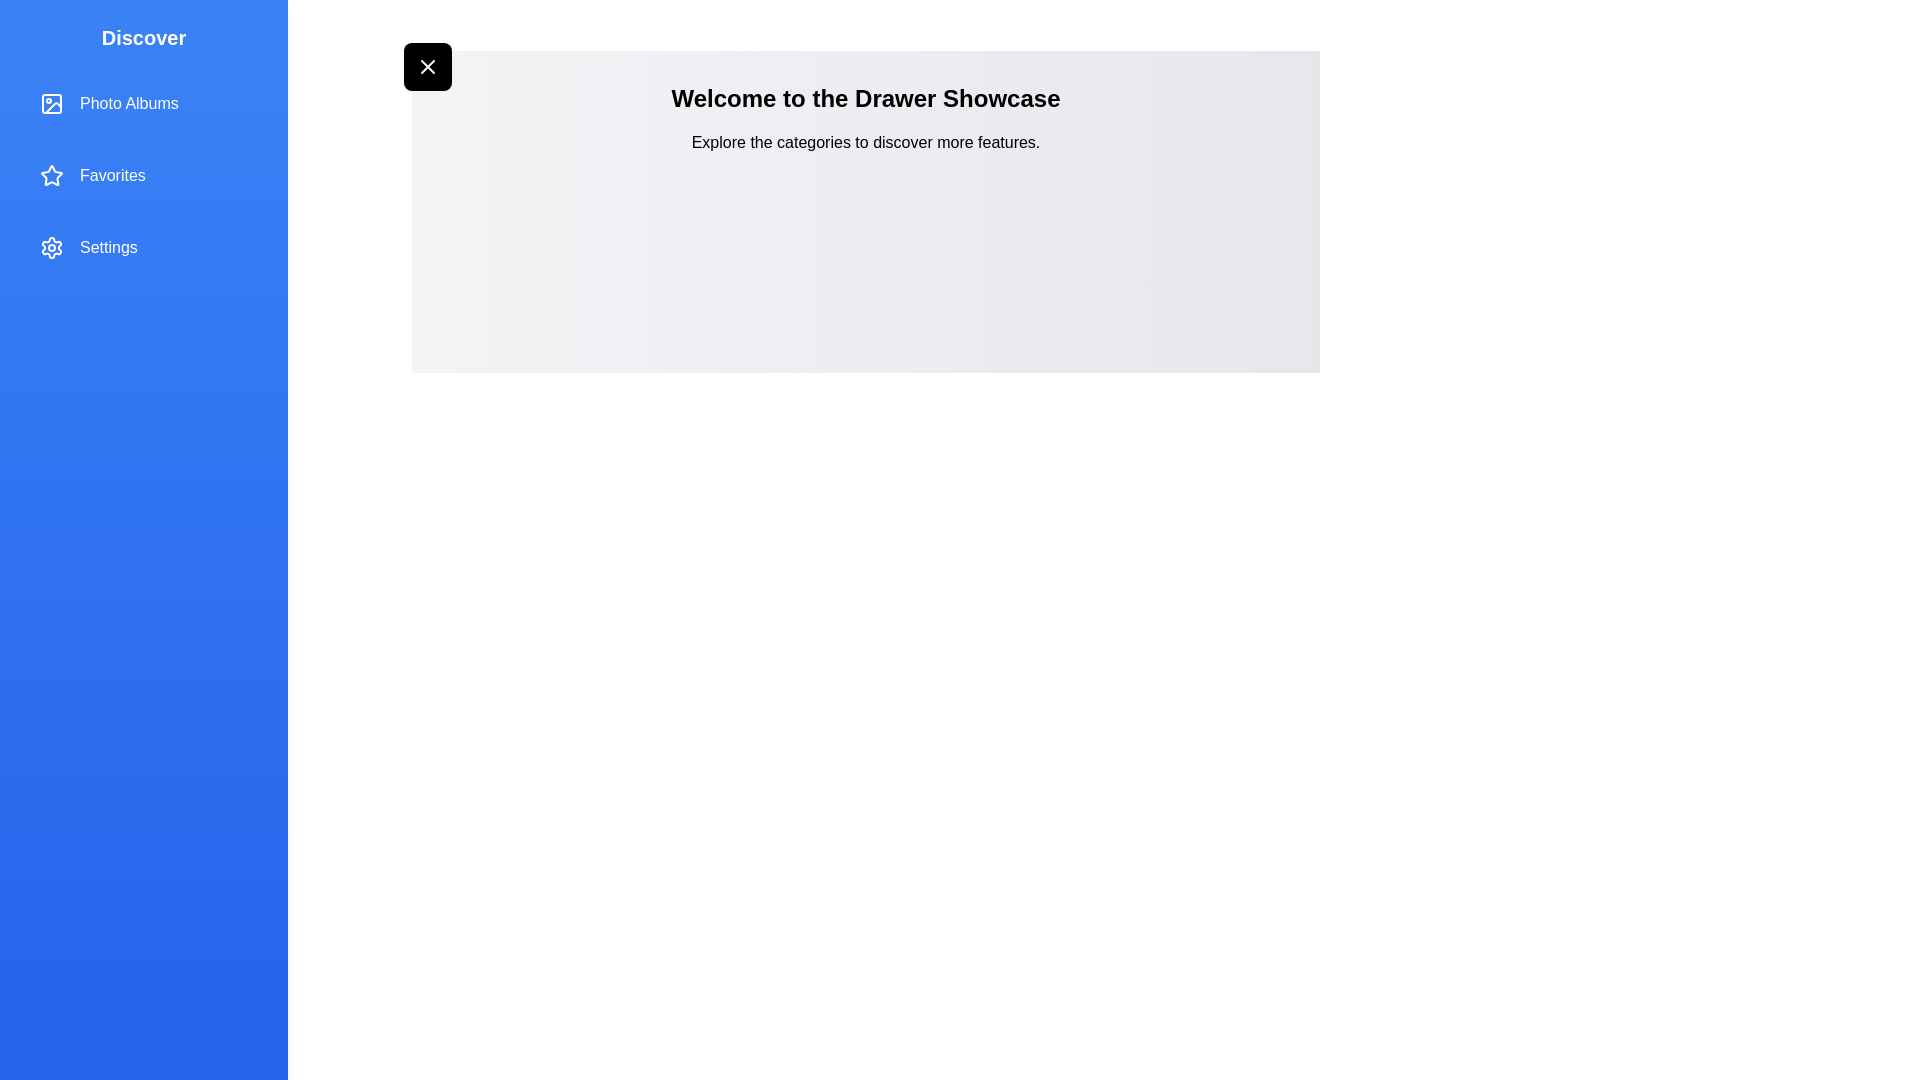 This screenshot has width=1920, height=1080. What do you see at coordinates (143, 246) in the screenshot?
I see `the drawer item labeled 'Settings' to select it` at bounding box center [143, 246].